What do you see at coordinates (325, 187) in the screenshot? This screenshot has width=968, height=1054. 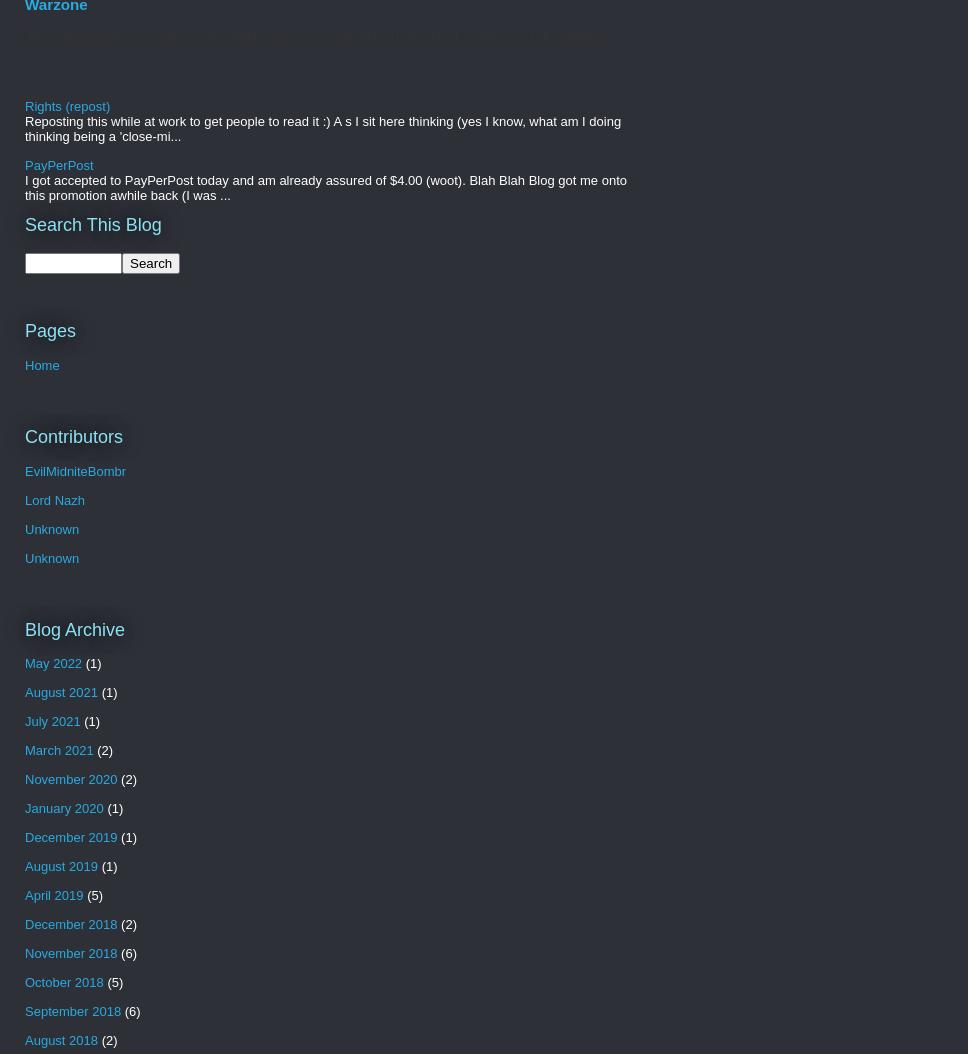 I see `'I got accepted to PayPerPost  today and am already assured of $4.00  (woot).  Blah Blah Blog  got me onto this promotion awhile back (I was ...'` at bounding box center [325, 187].